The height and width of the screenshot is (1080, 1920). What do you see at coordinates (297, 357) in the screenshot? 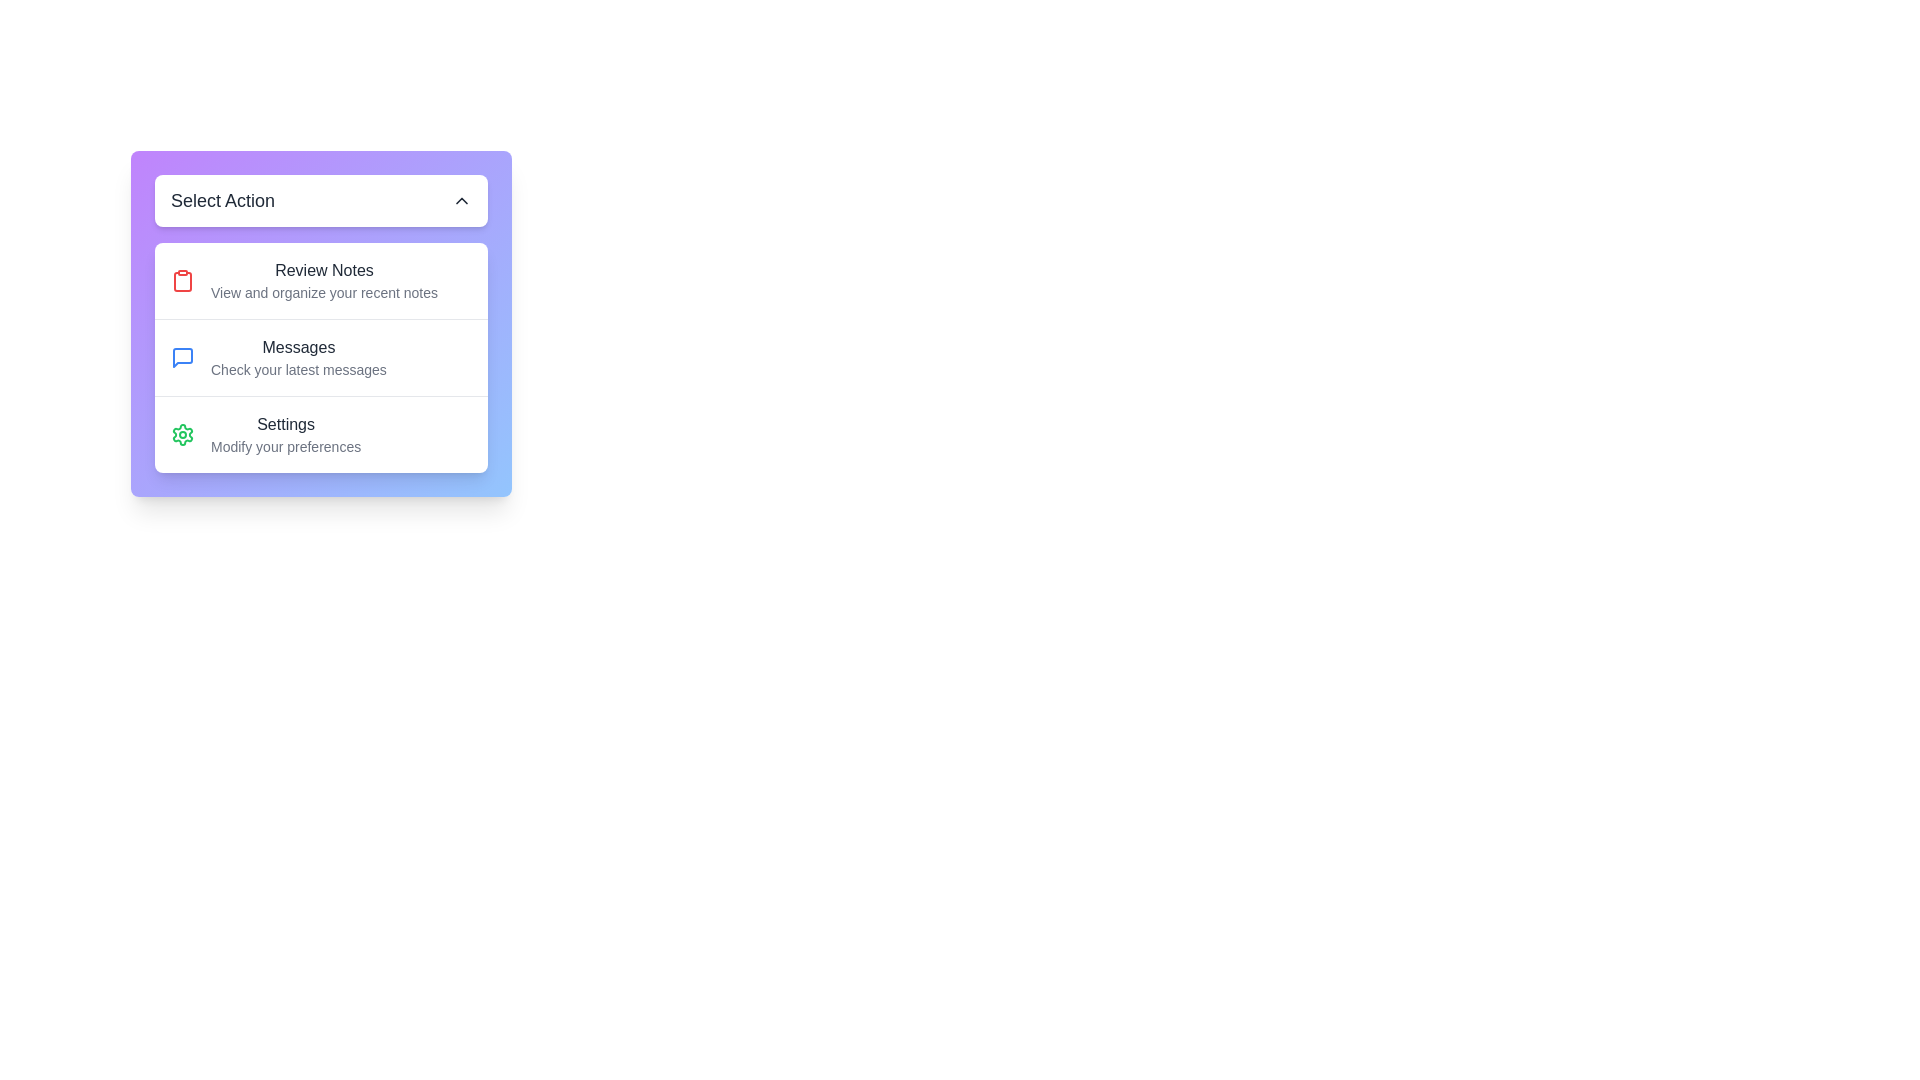
I see `the textual heading located below the 'Review Notes' section and above the 'Settings' section` at bounding box center [297, 357].